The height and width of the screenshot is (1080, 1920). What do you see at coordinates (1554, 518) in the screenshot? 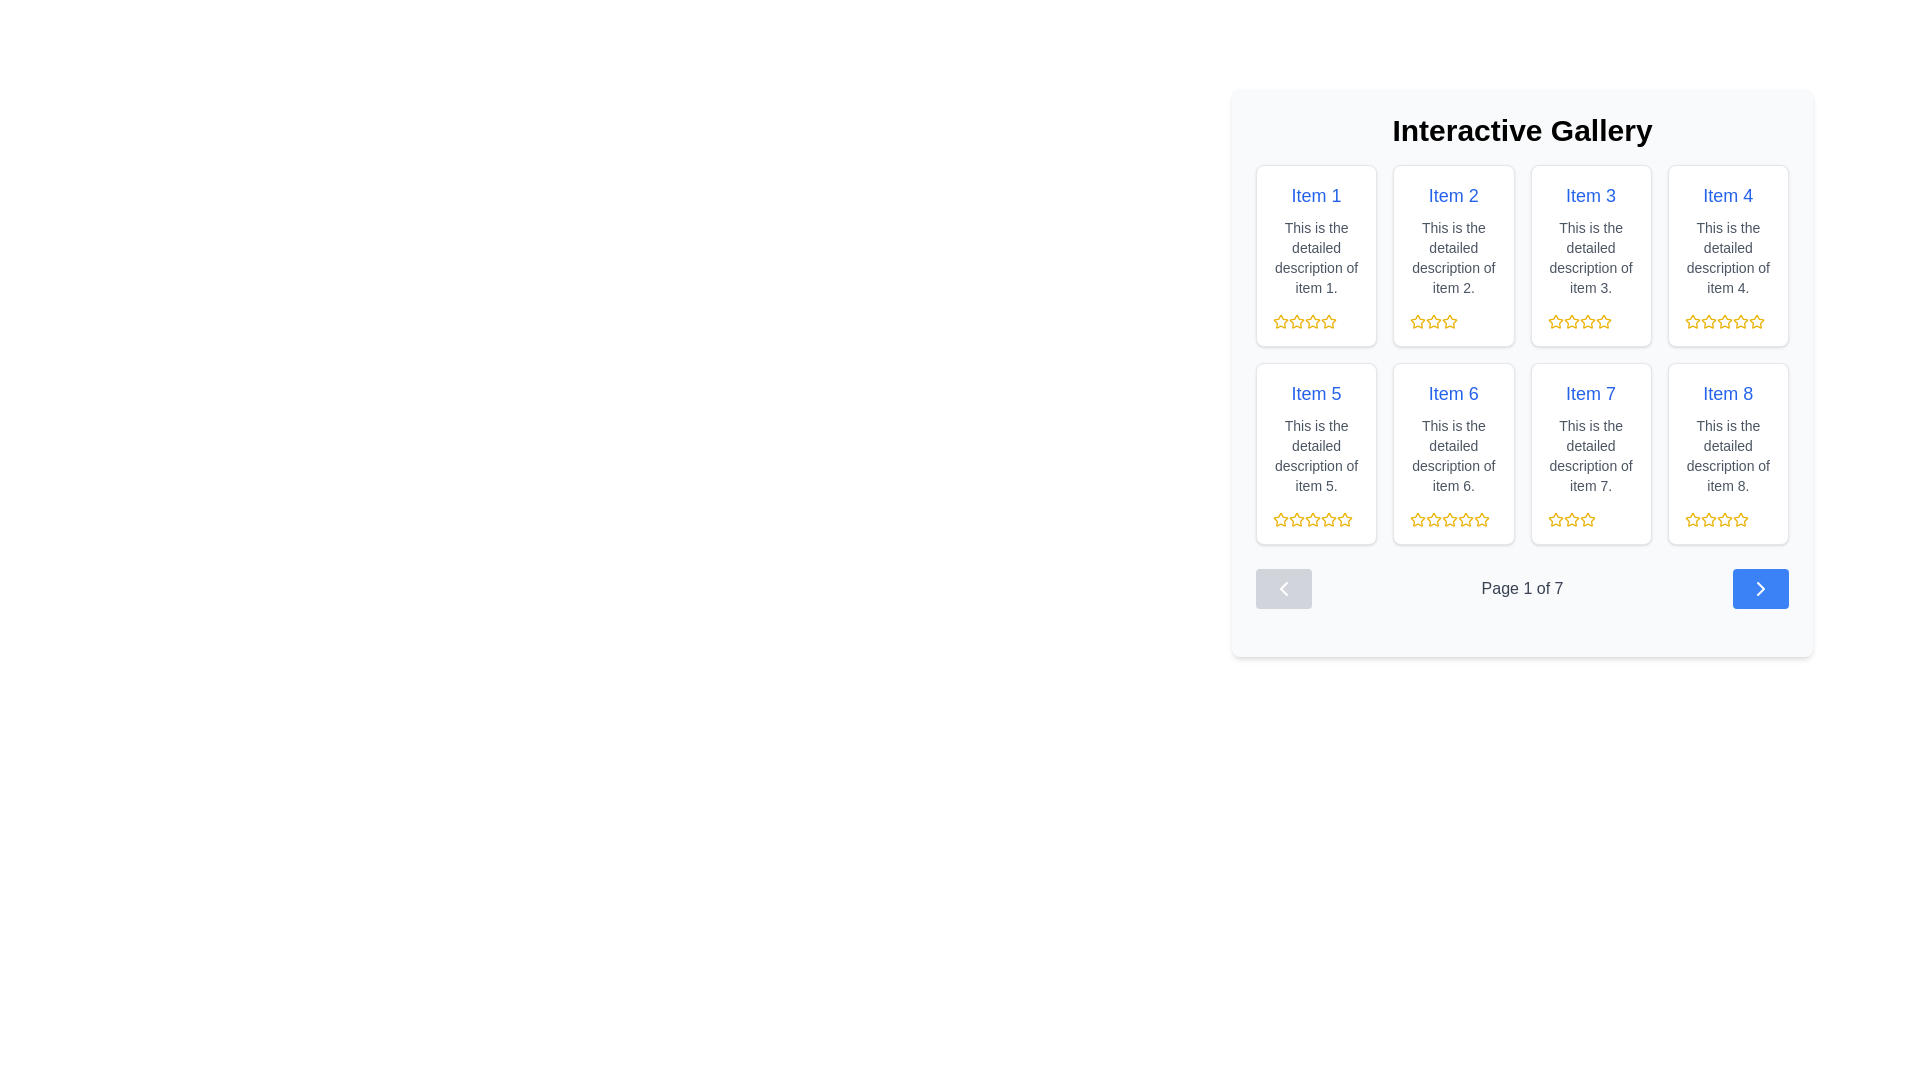
I see `the first star icon in the rating system below 'Item 7' to rate it` at bounding box center [1554, 518].